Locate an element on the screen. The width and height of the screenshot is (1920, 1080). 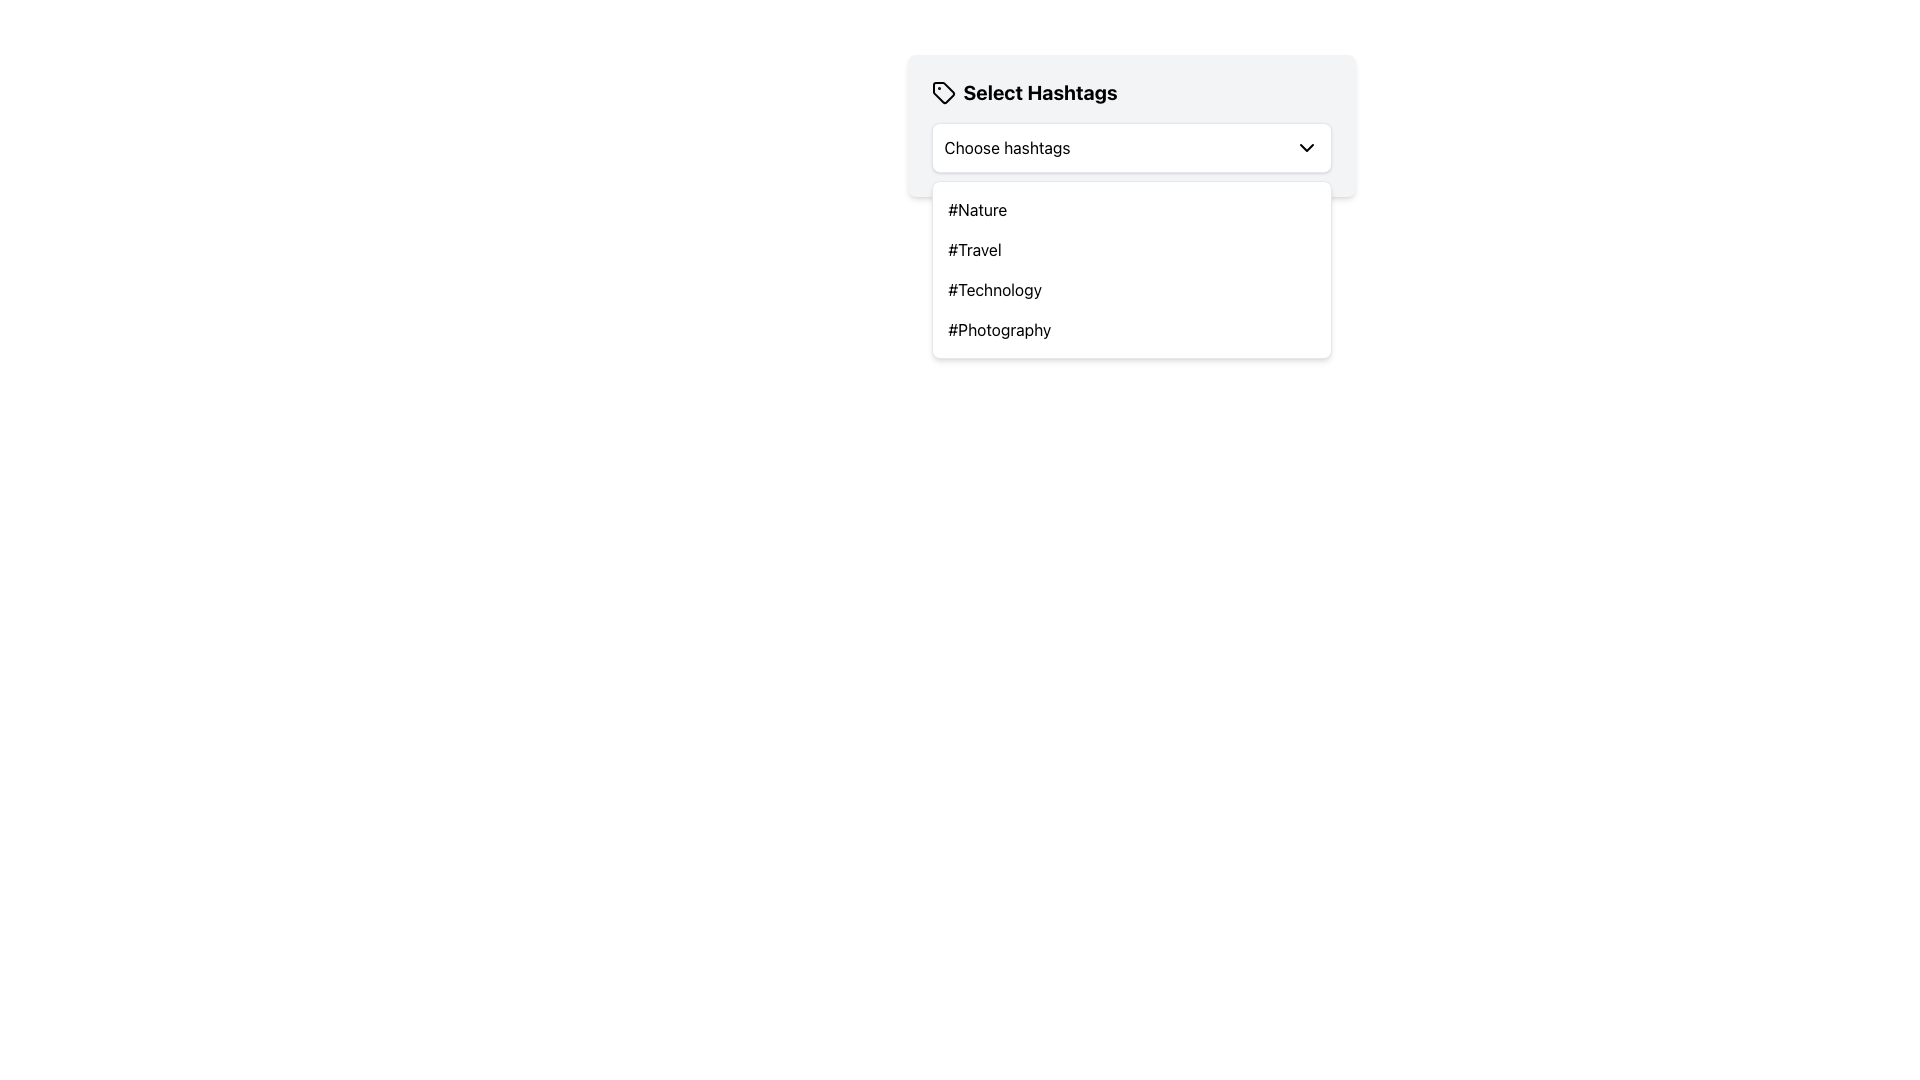
the '#Photography' dropdown menu item by pressing the associated keyboard key is located at coordinates (1131, 329).